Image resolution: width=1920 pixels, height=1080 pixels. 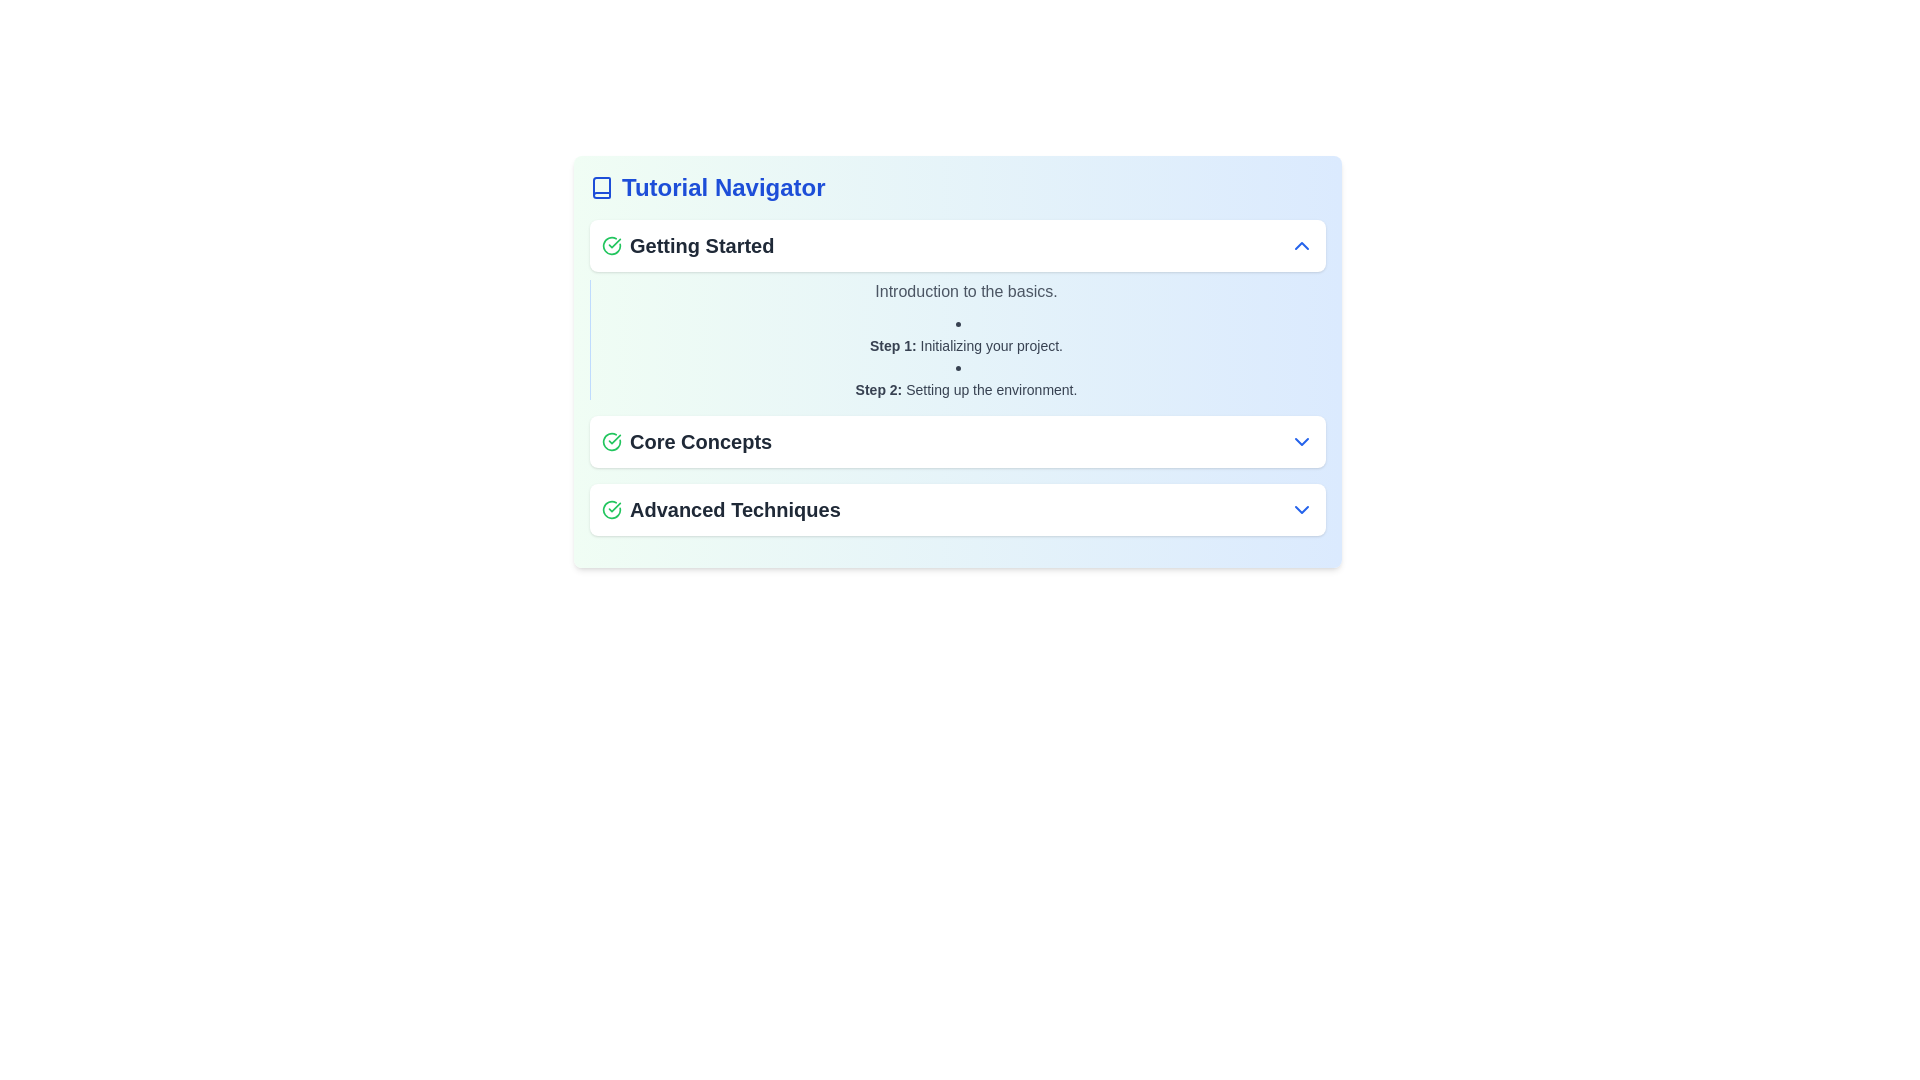 I want to click on the bold text label displaying 'Step 2:' for accessibility purposes within the tutorial interface, so click(x=878, y=389).